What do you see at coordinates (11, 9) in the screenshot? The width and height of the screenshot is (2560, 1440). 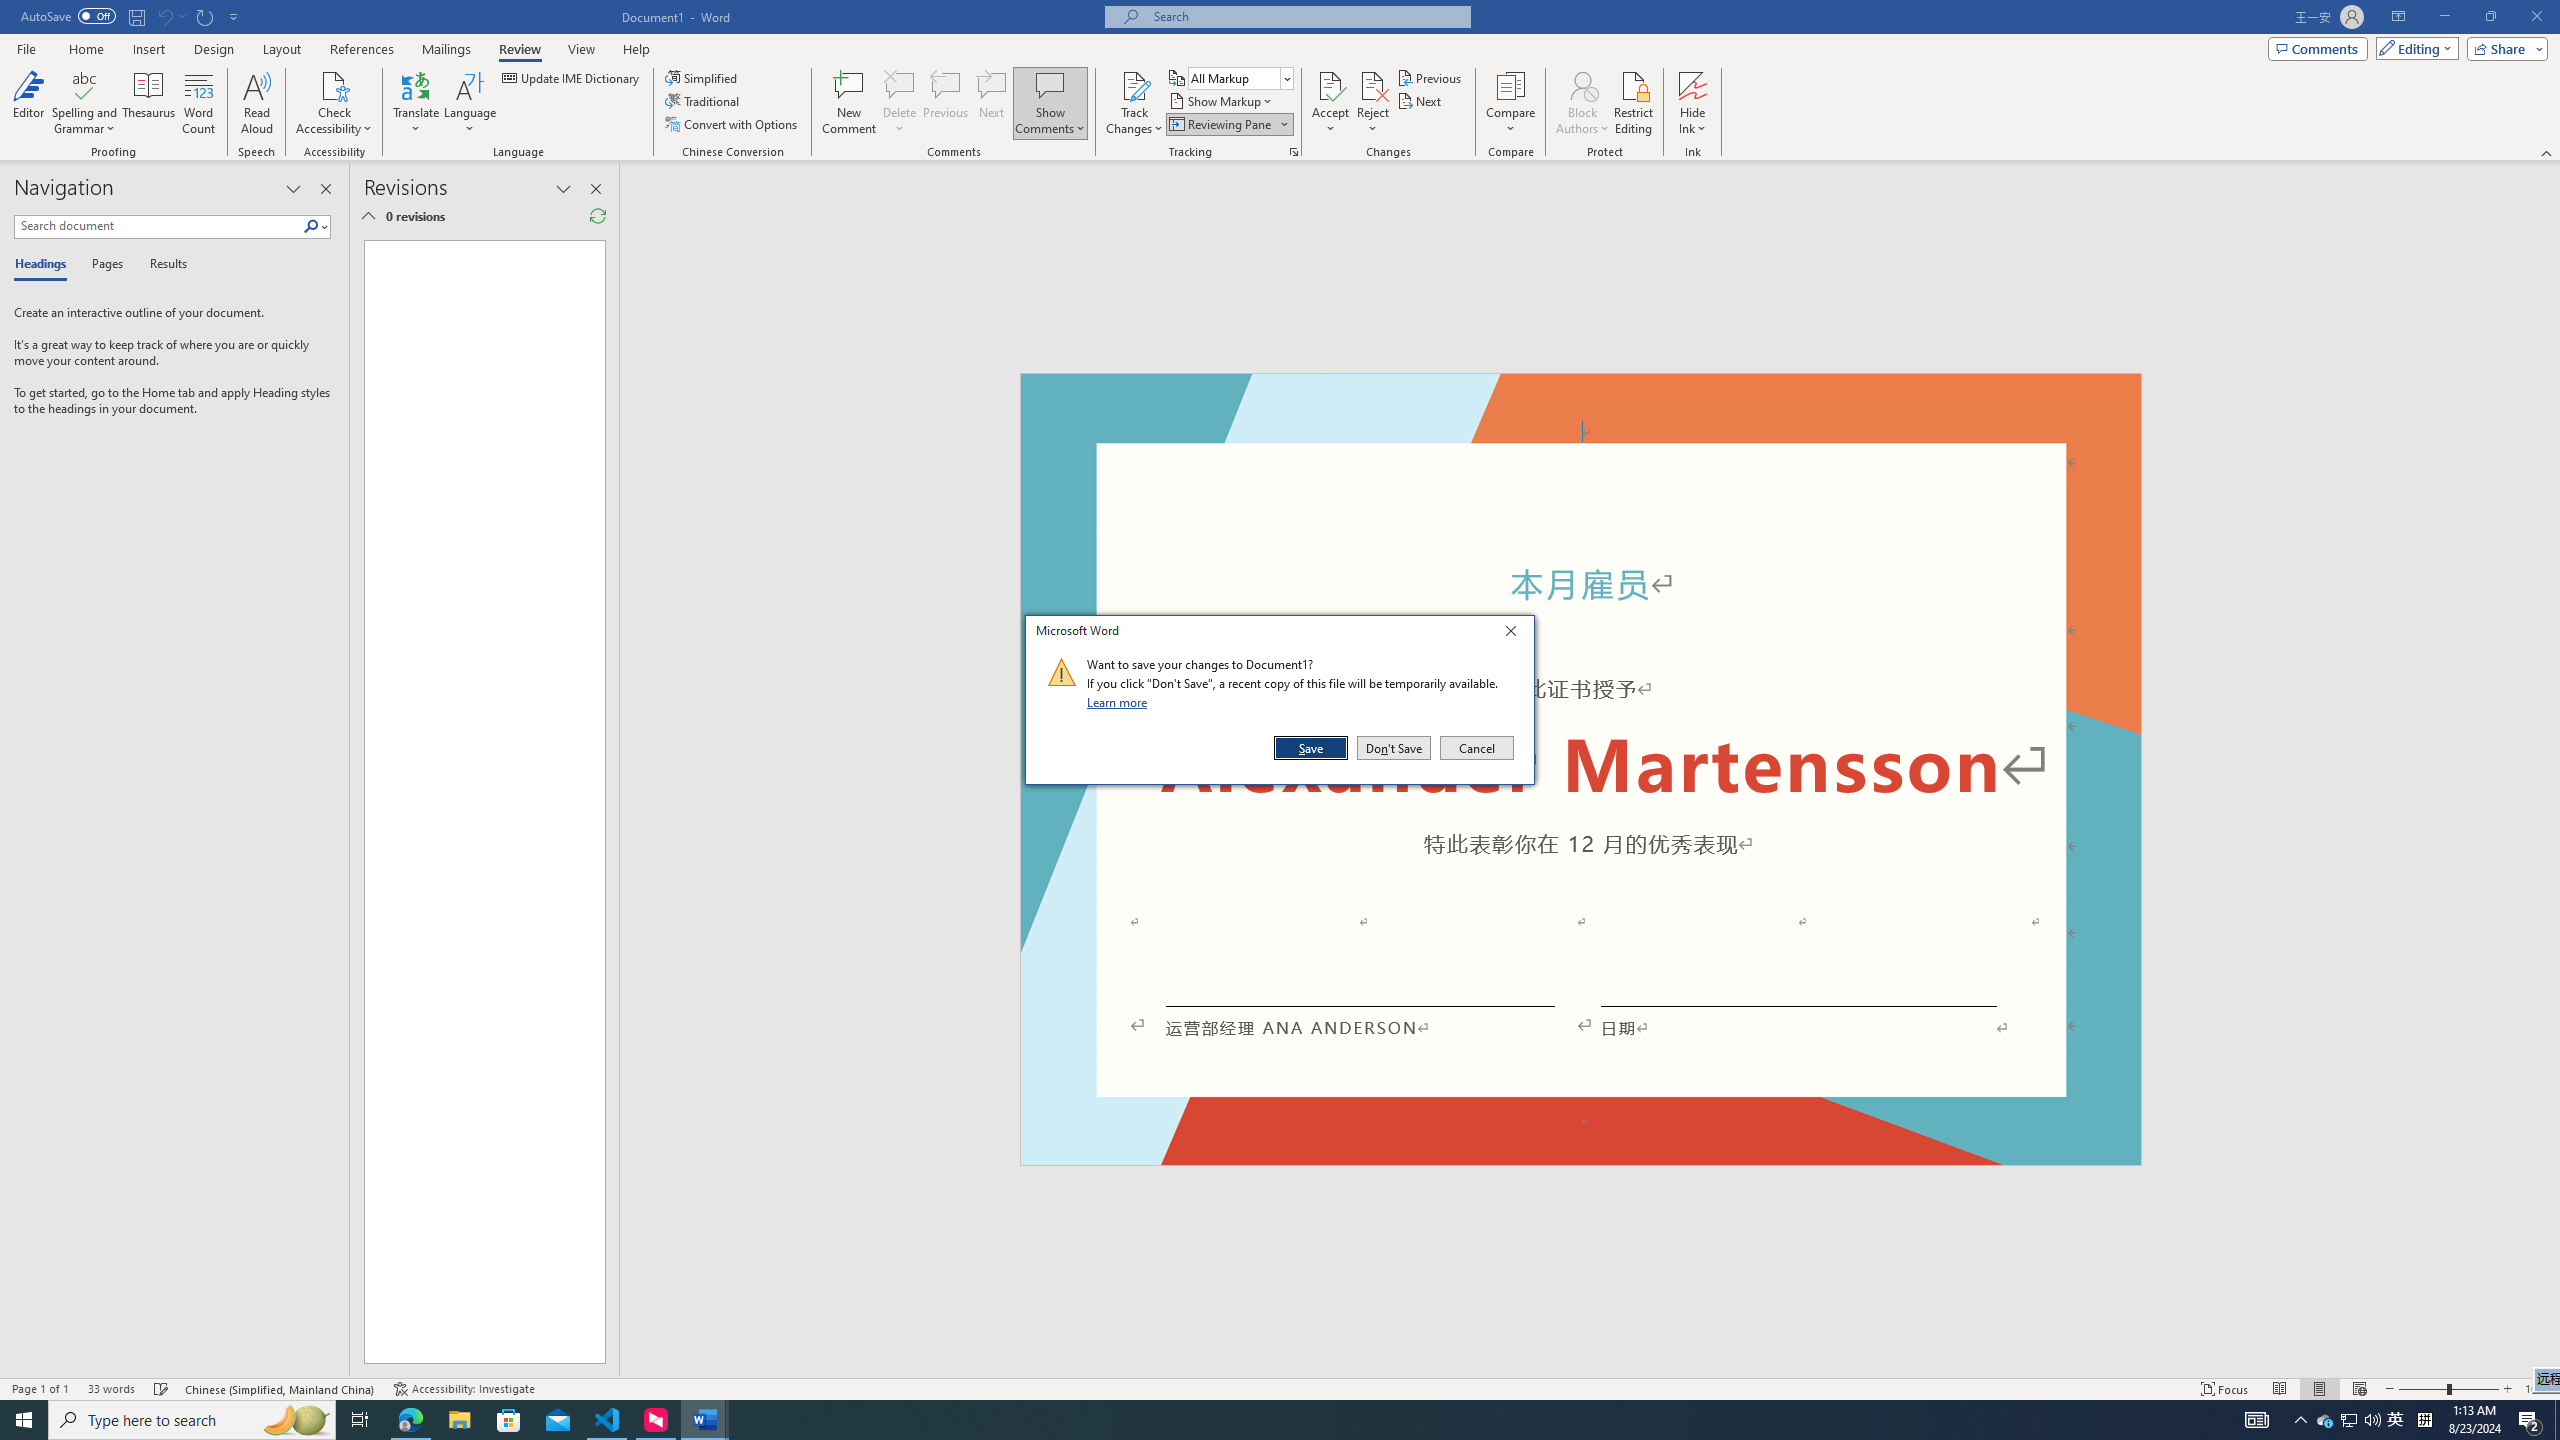 I see `'System'` at bounding box center [11, 9].